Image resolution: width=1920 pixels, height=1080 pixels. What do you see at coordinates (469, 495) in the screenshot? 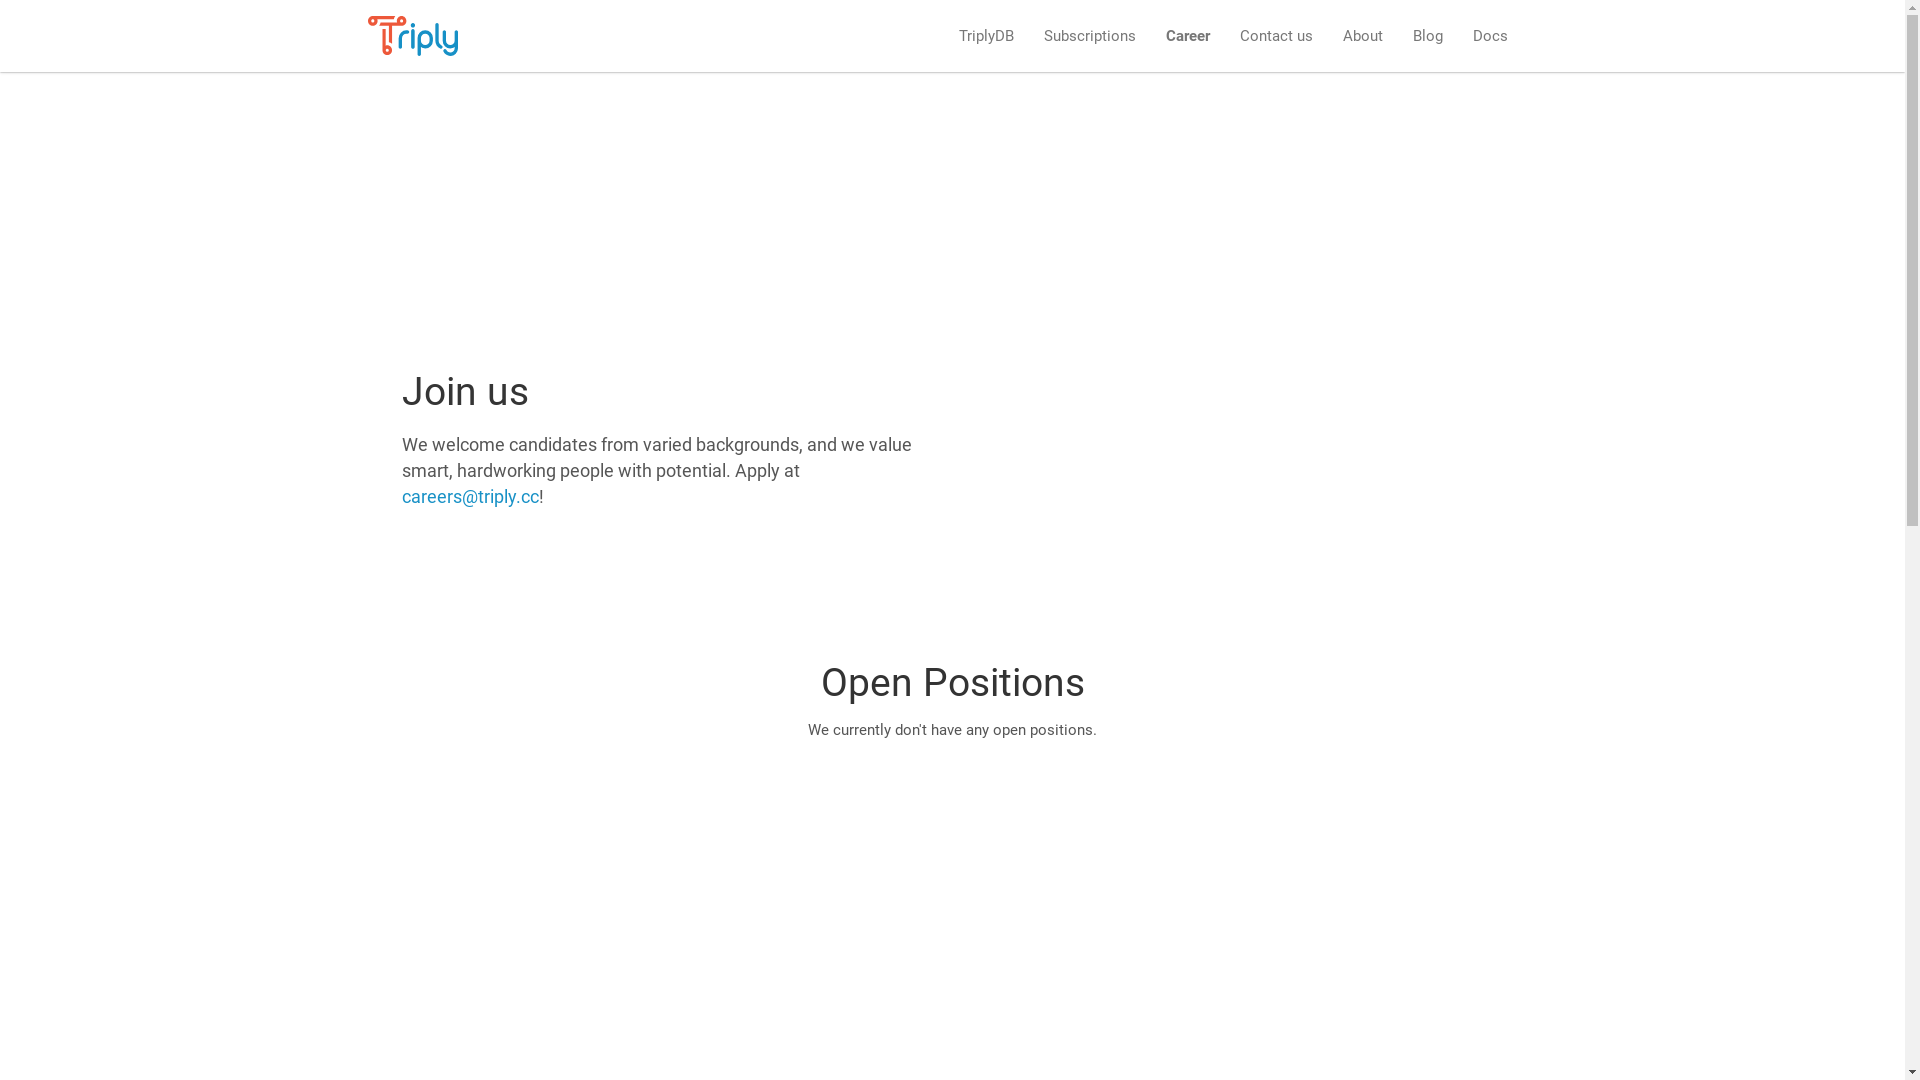
I see `'careers@triply.cc'` at bounding box center [469, 495].